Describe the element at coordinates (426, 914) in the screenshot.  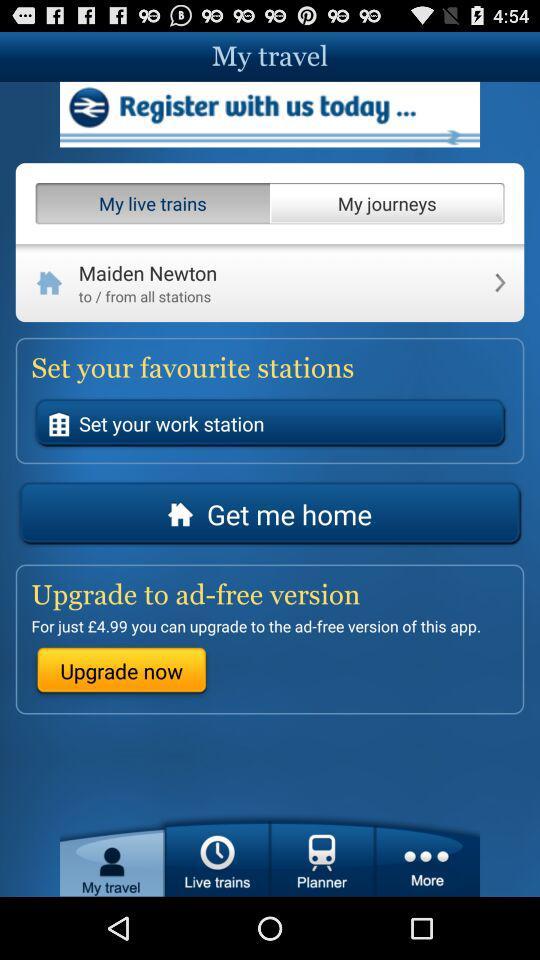
I see `the more icon` at that location.